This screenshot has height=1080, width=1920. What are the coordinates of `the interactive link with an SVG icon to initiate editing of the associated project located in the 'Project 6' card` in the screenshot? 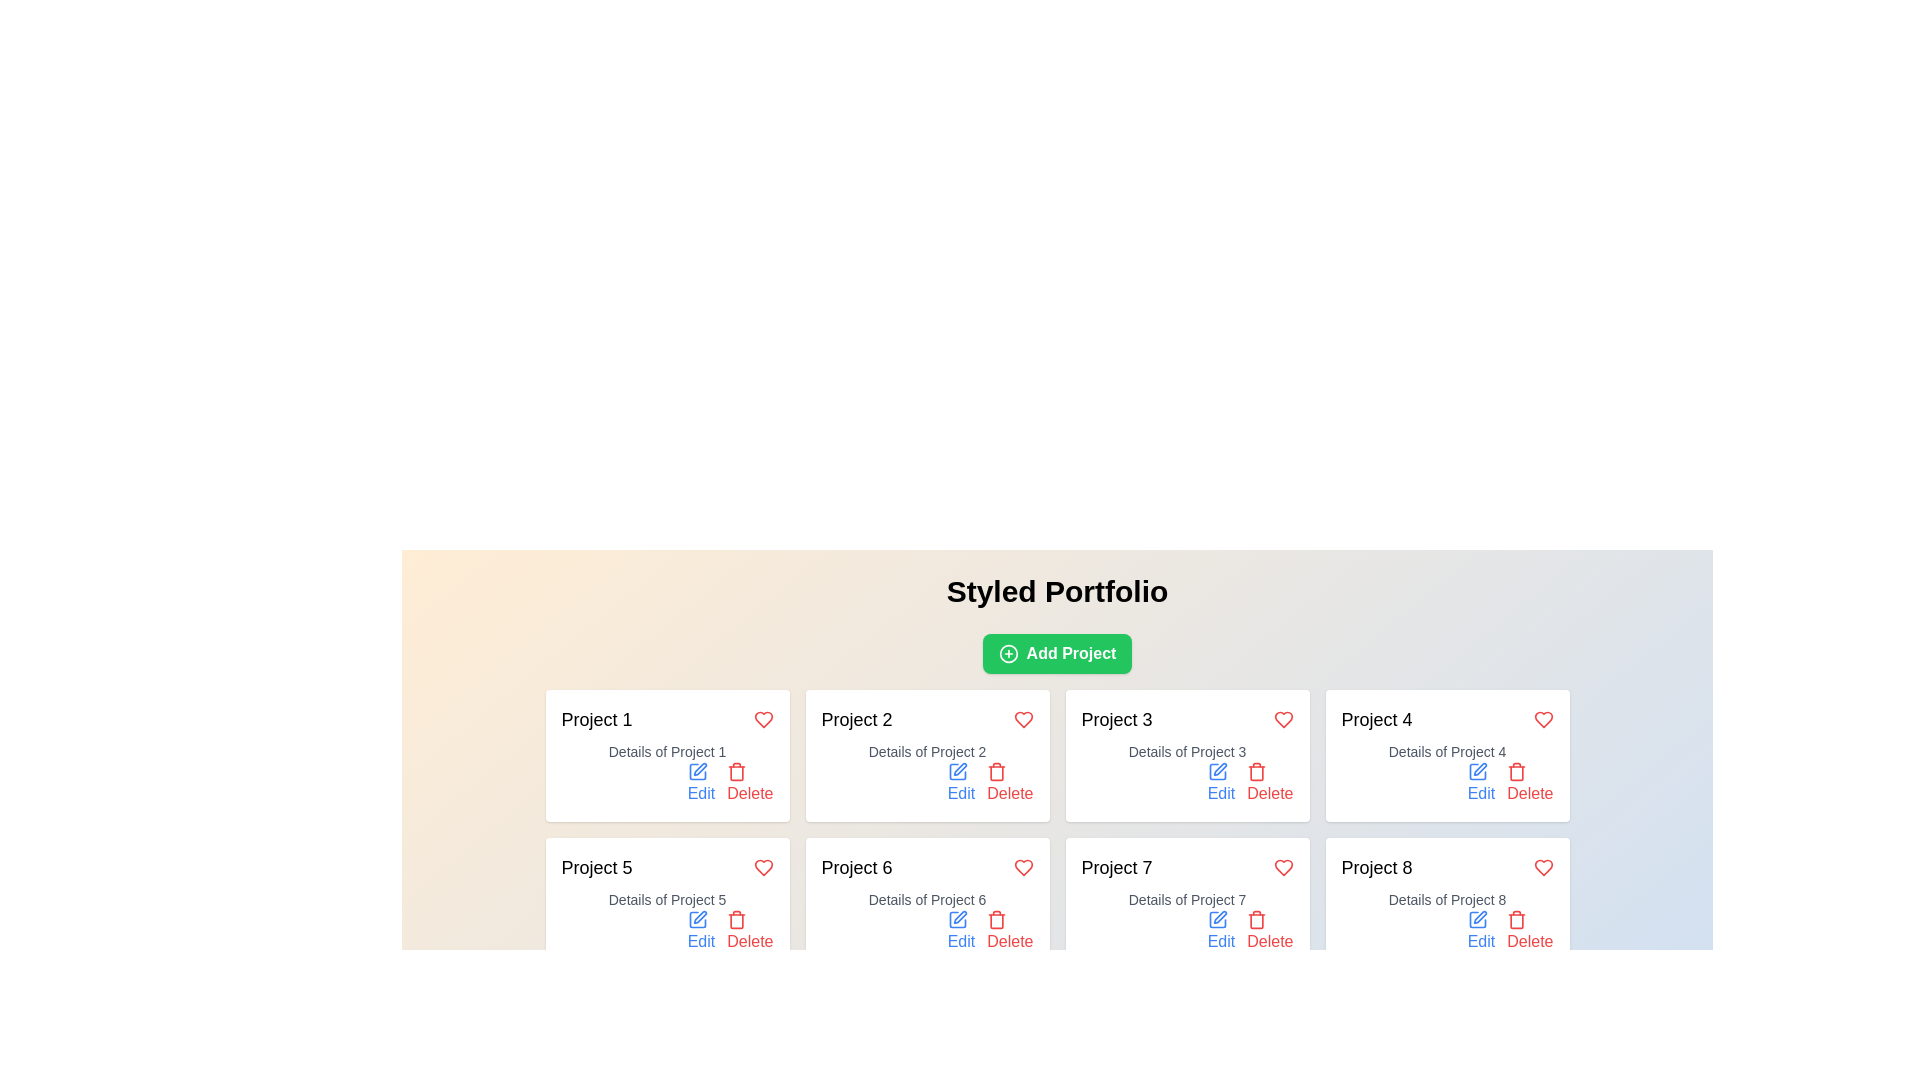 It's located at (961, 932).